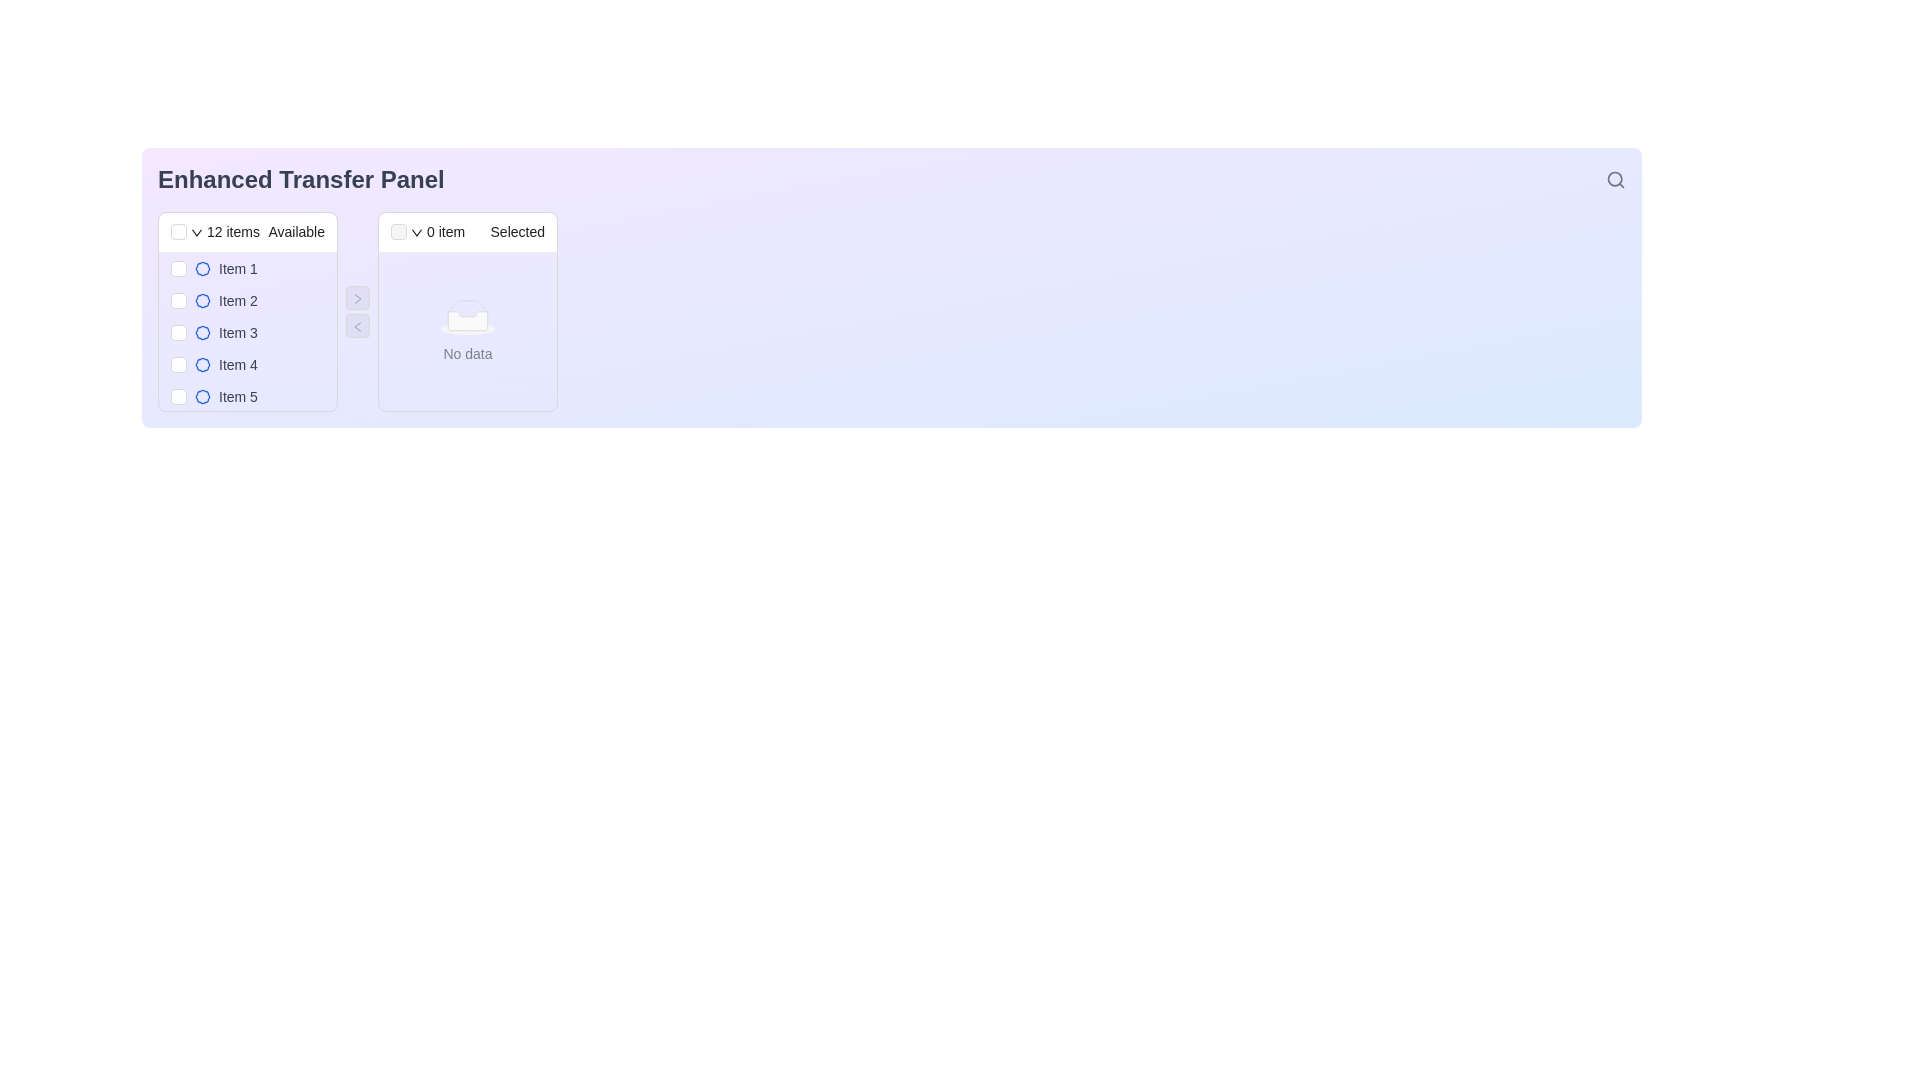  What do you see at coordinates (178, 300) in the screenshot?
I see `the checkbox that allows users to select or deselect 'Item 2', positioned on the left side of the 'Item 2' label in the 'Available' section of the 'Enhanced Transfer Panel'` at bounding box center [178, 300].